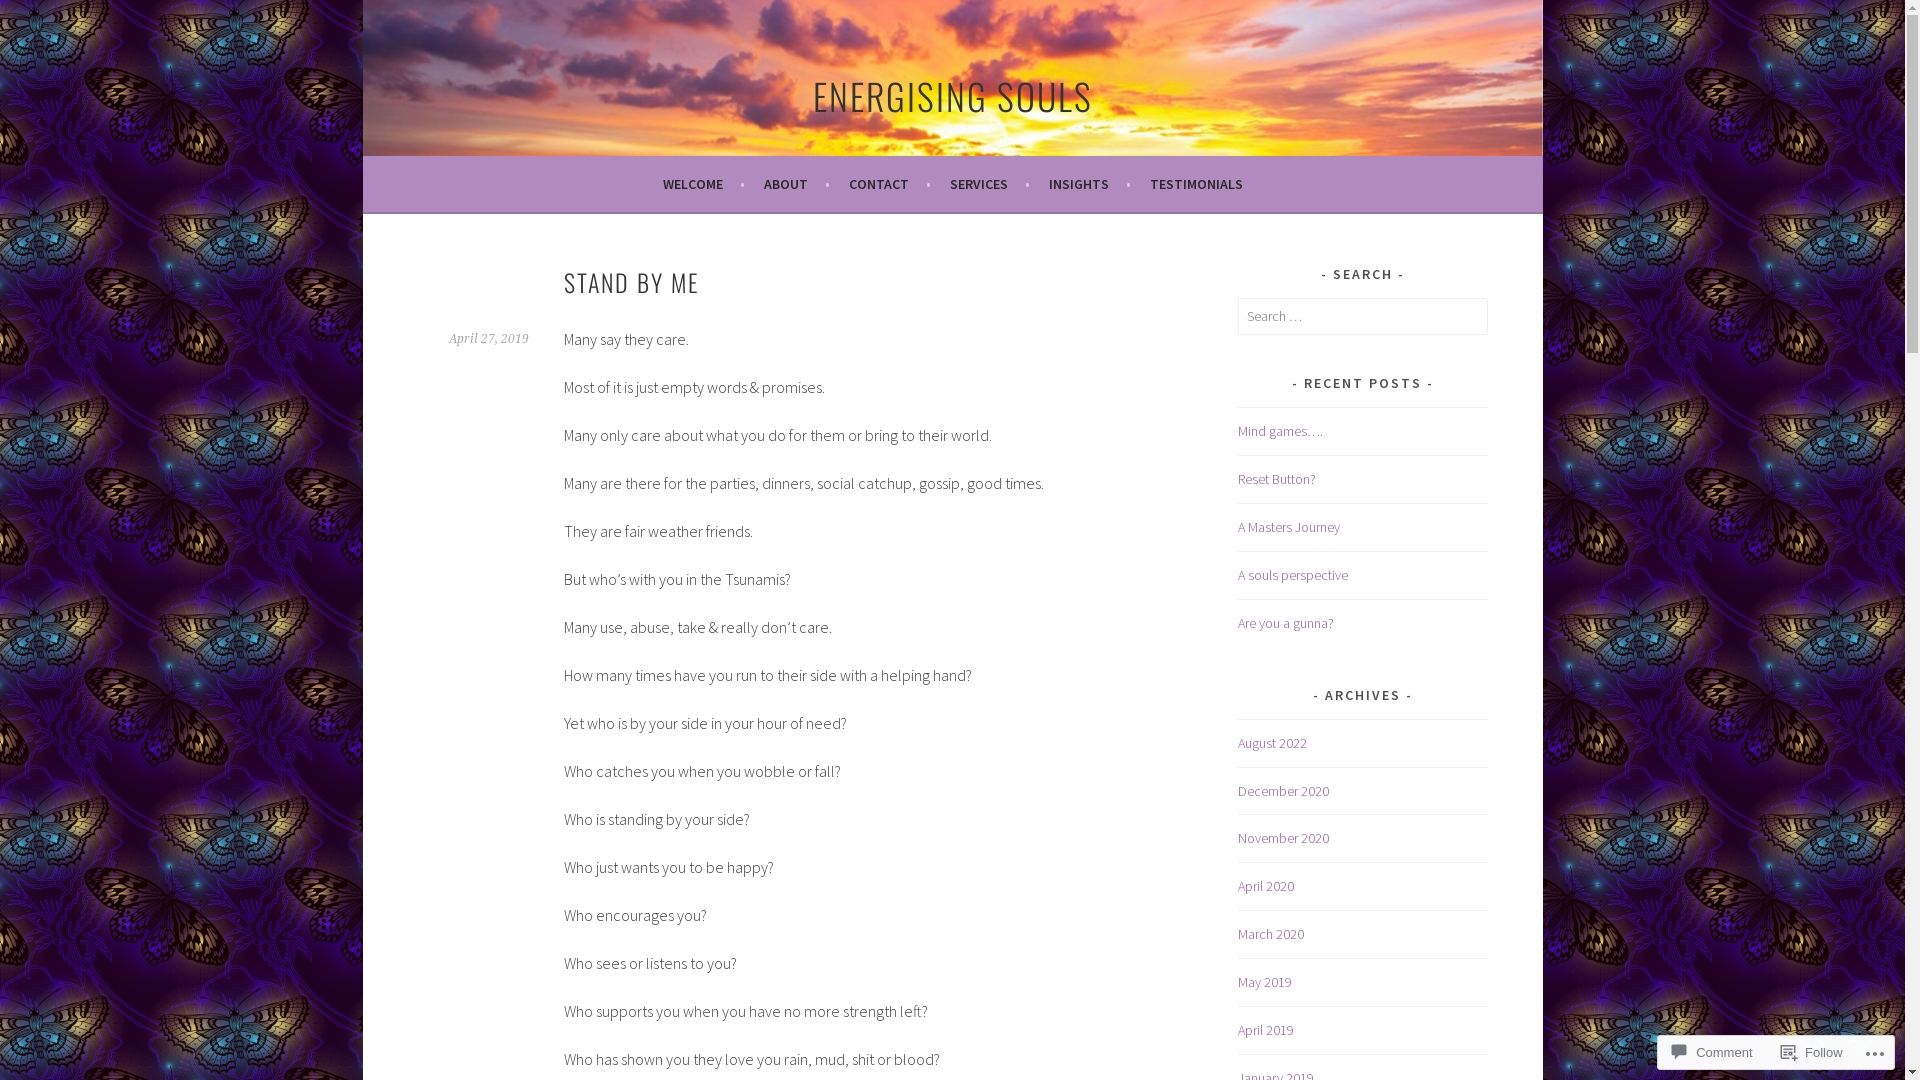 The height and width of the screenshot is (1080, 1920). I want to click on 'INSIGHTS', so click(1046, 184).